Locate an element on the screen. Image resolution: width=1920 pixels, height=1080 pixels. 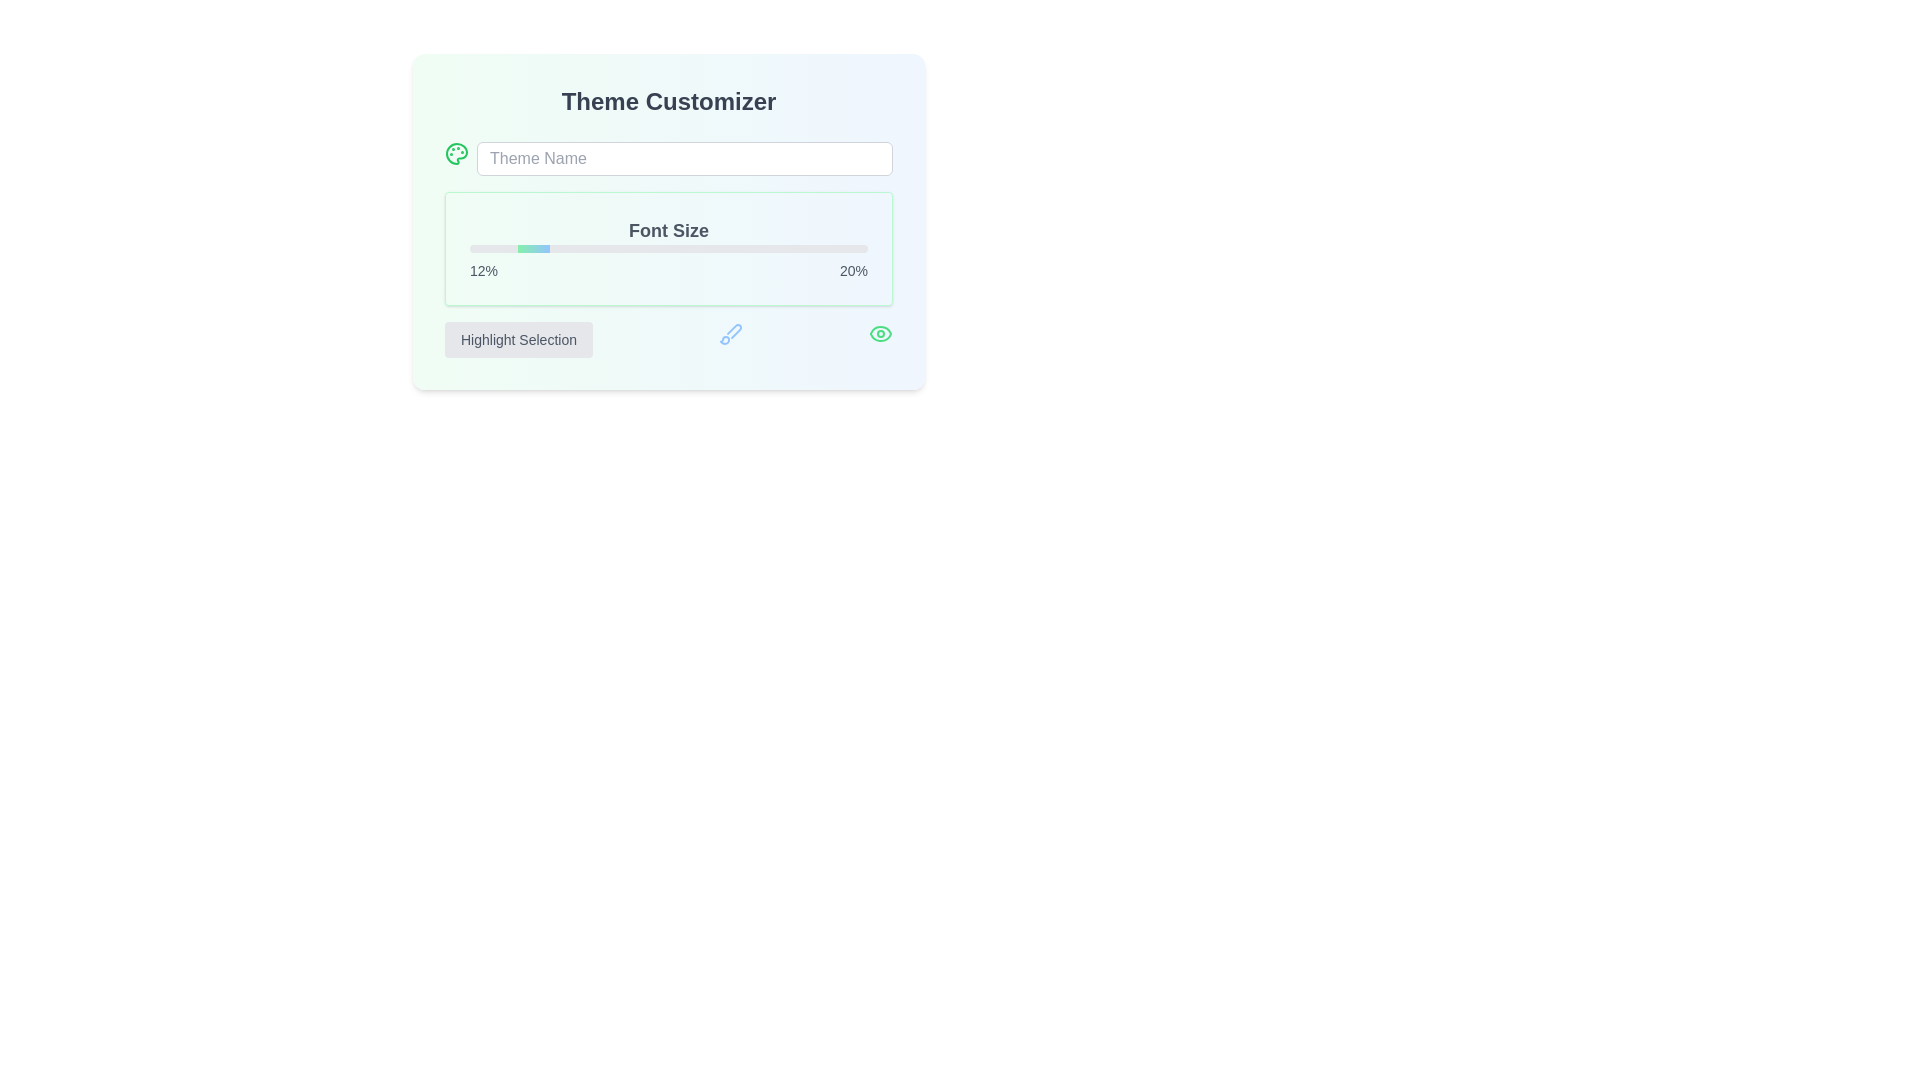
the slider is located at coordinates (668, 248).